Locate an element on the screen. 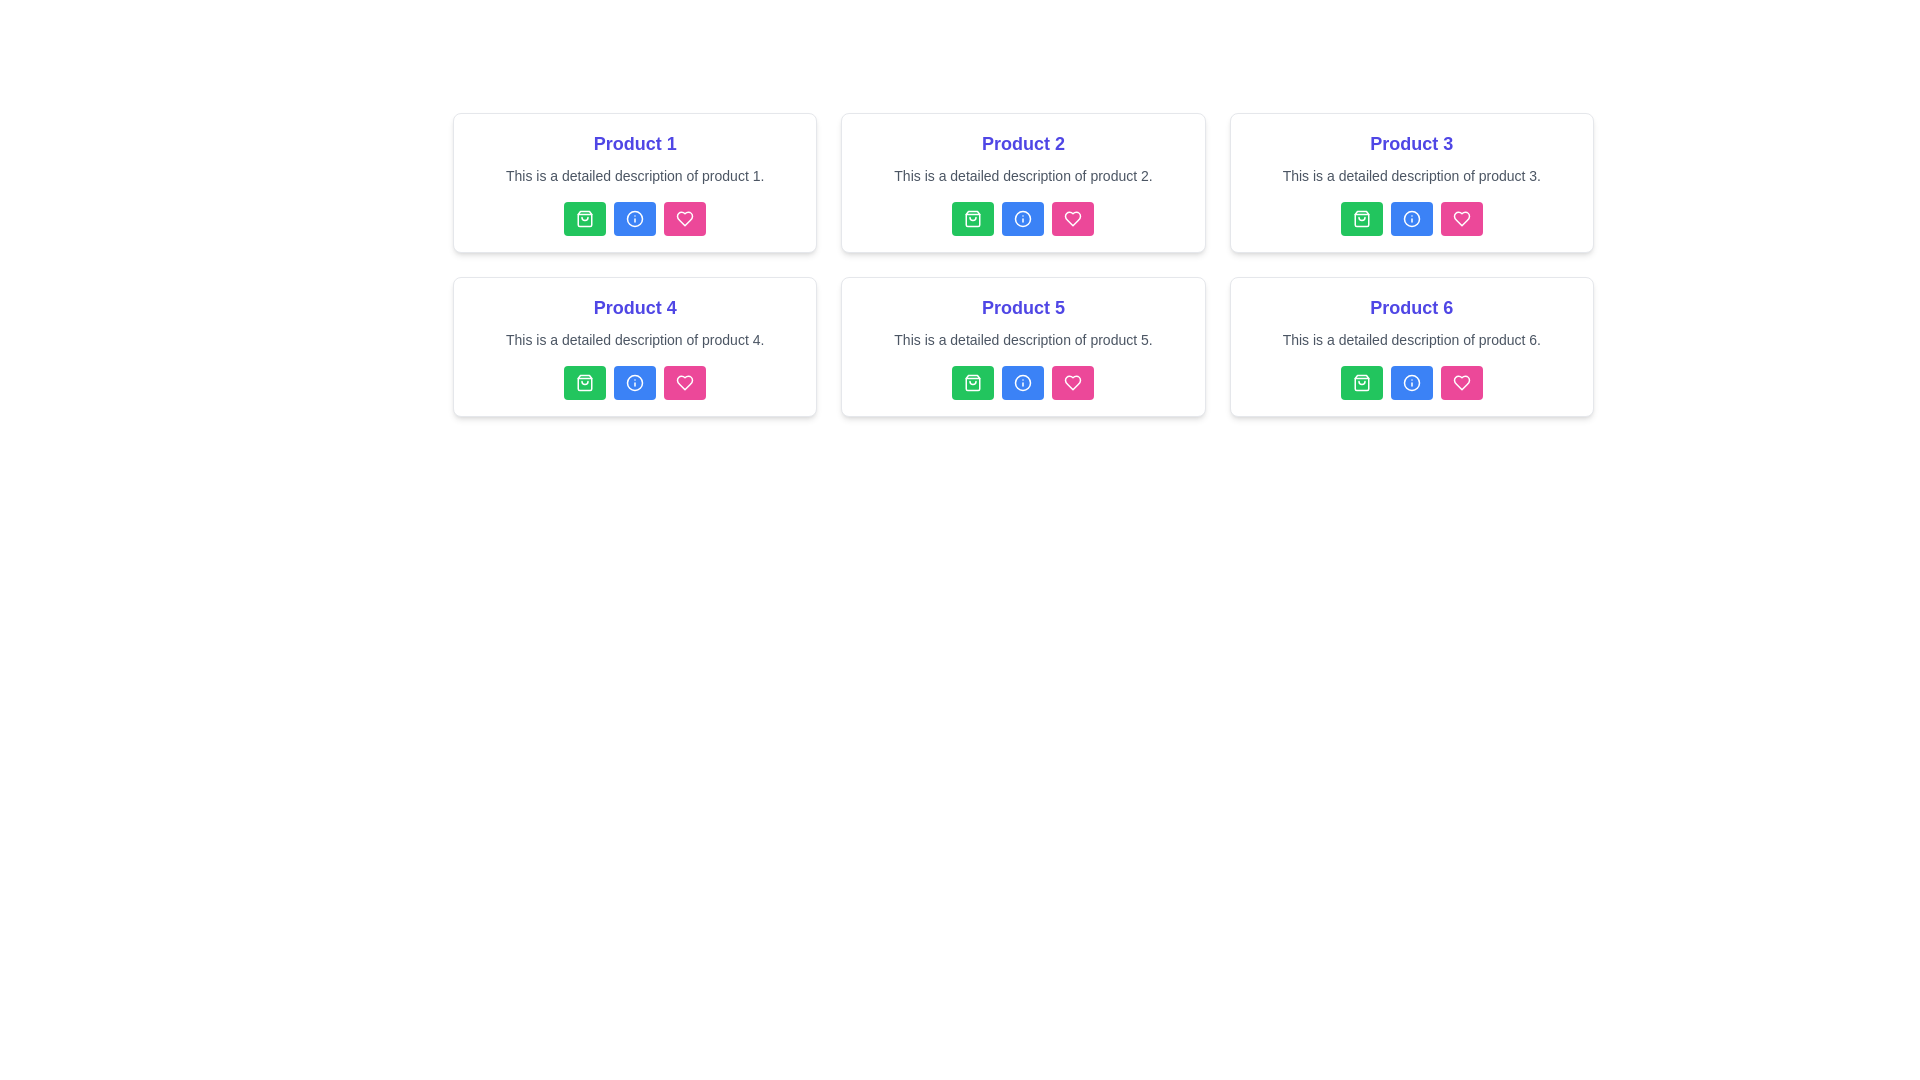 The height and width of the screenshot is (1080, 1920). the circular button with a blue background and a white border, which is the second button in a horizontal series of three buttons located beneath 'Product 4' is located at coordinates (634, 382).